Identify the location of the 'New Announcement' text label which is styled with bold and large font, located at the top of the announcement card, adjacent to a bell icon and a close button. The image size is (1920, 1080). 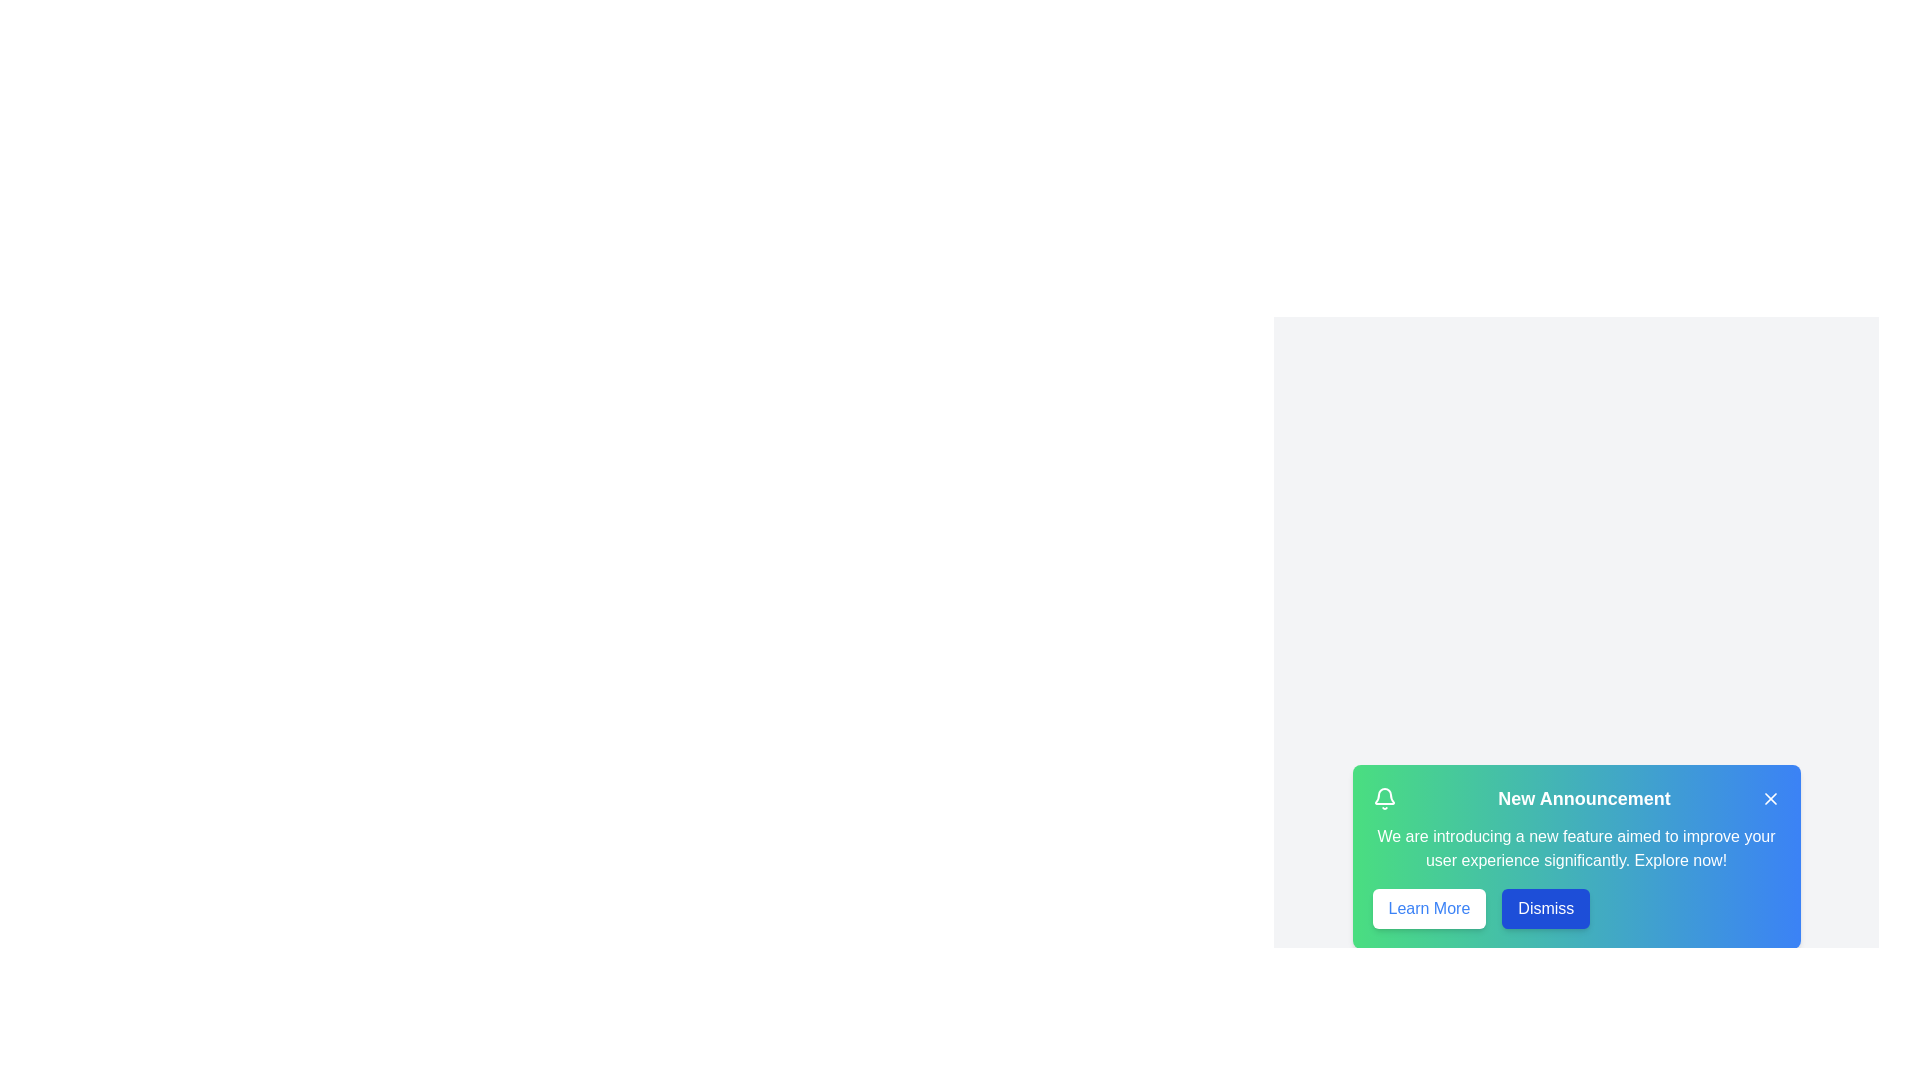
(1575, 797).